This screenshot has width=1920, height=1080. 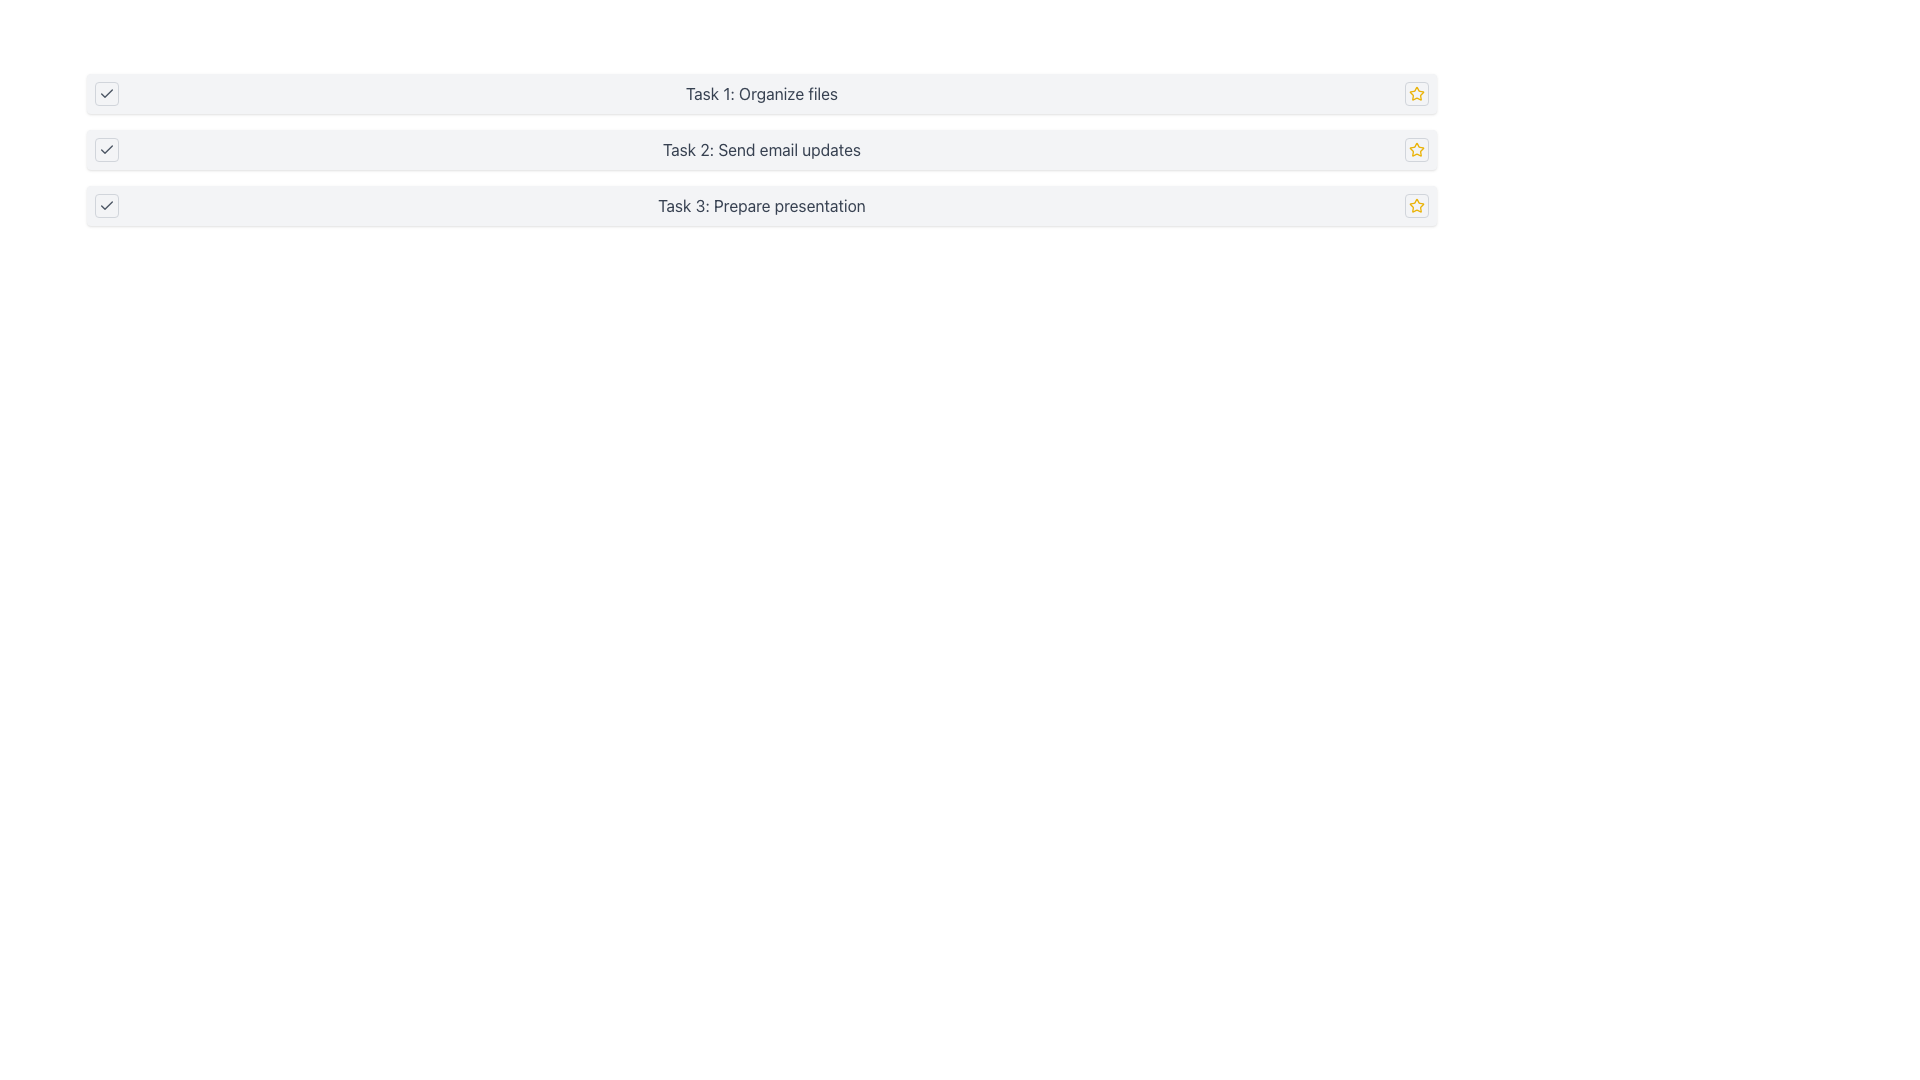 What do you see at coordinates (1415, 149) in the screenshot?
I see `the star icon button with a yellow border to favorite or unfavorite the task displayed as 'Task 2: Send email updates'` at bounding box center [1415, 149].